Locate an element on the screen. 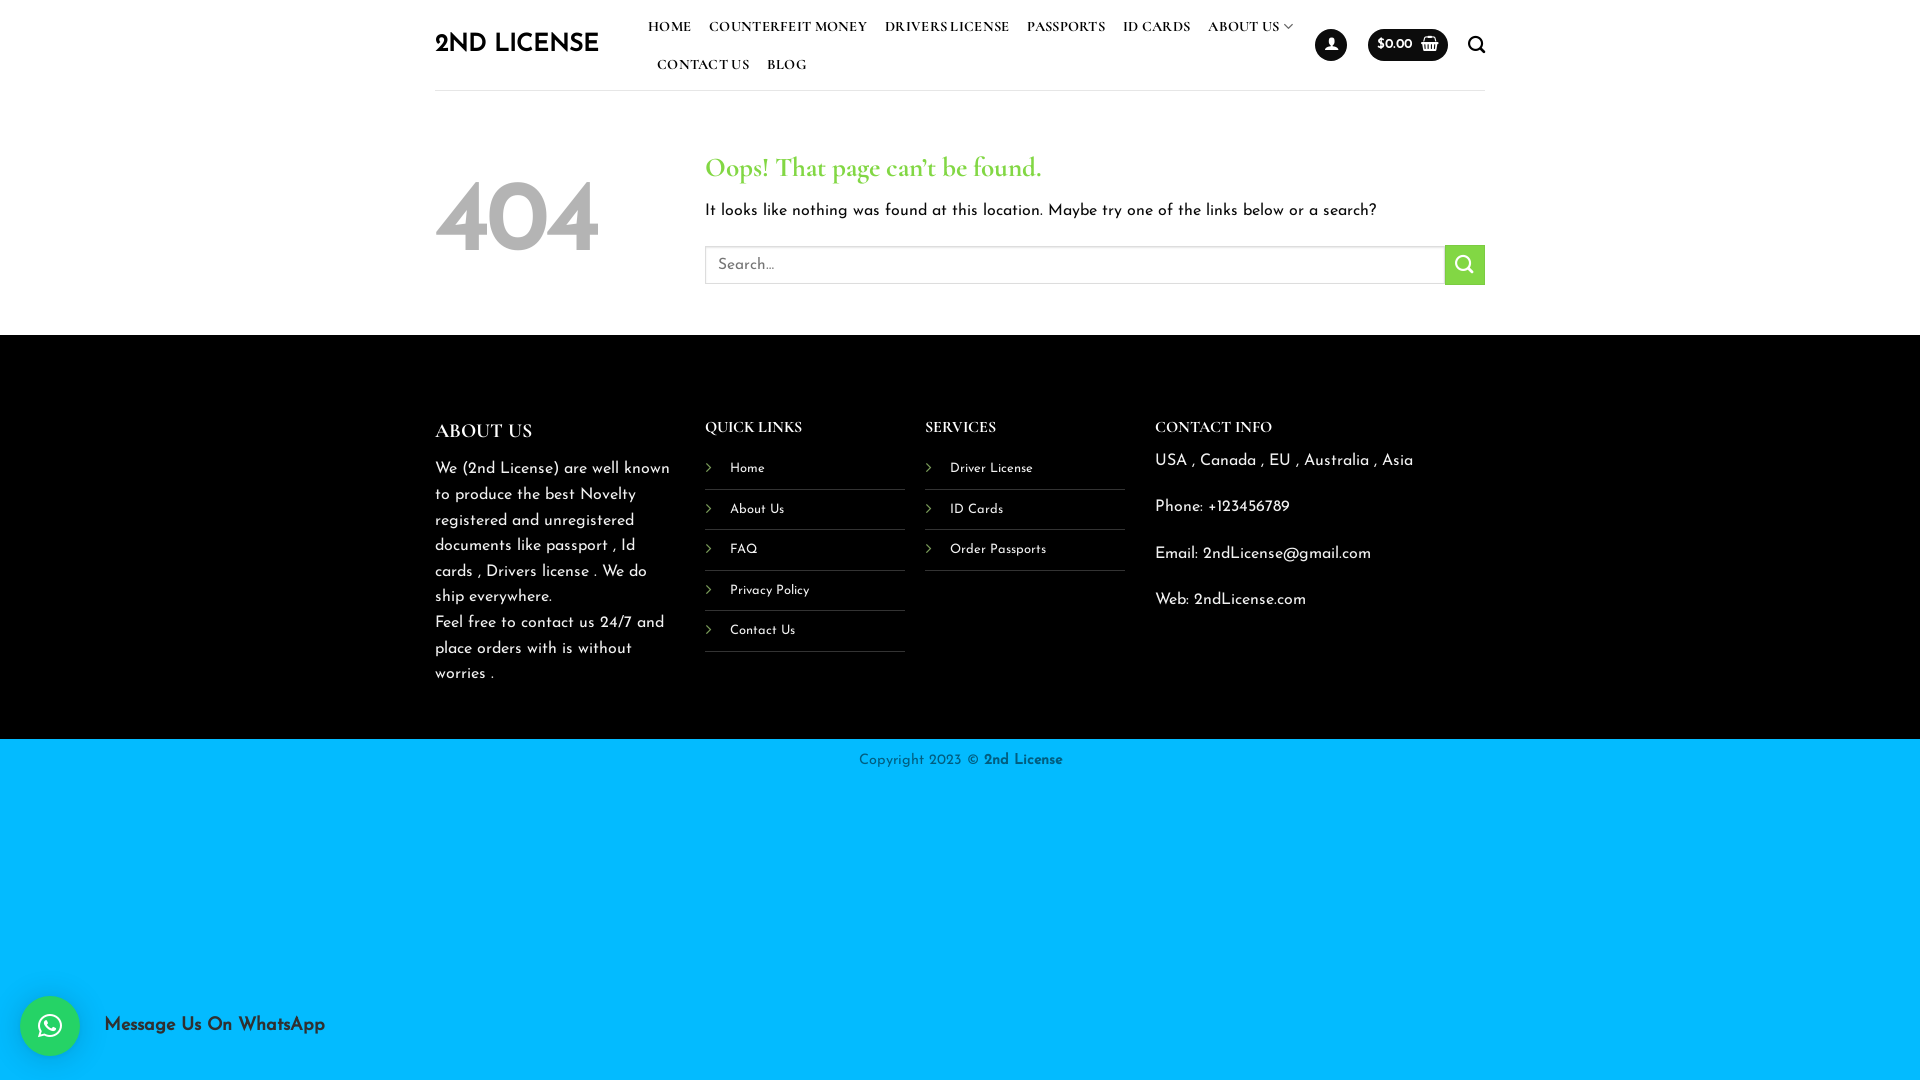  '@gmail.com' is located at coordinates (1326, 554).